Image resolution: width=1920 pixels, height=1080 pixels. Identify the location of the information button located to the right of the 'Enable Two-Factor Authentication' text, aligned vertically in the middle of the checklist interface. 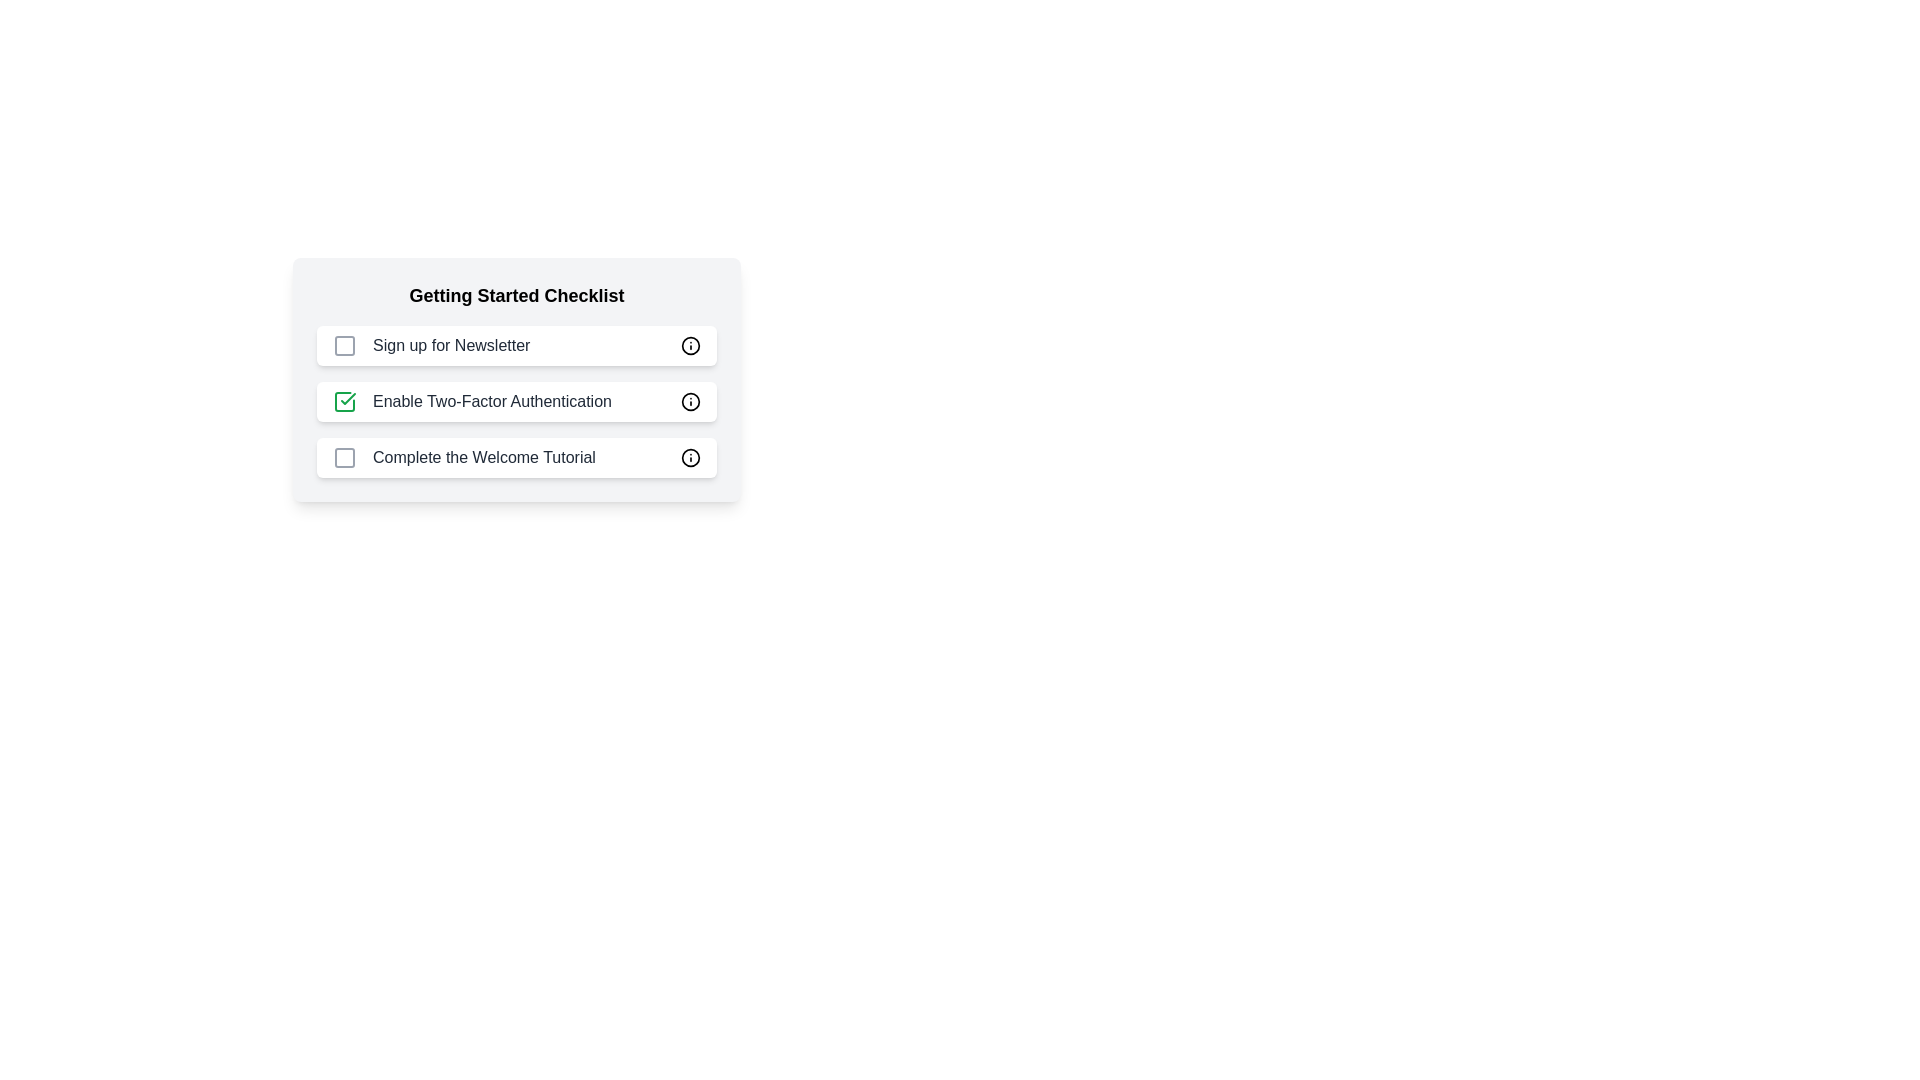
(691, 401).